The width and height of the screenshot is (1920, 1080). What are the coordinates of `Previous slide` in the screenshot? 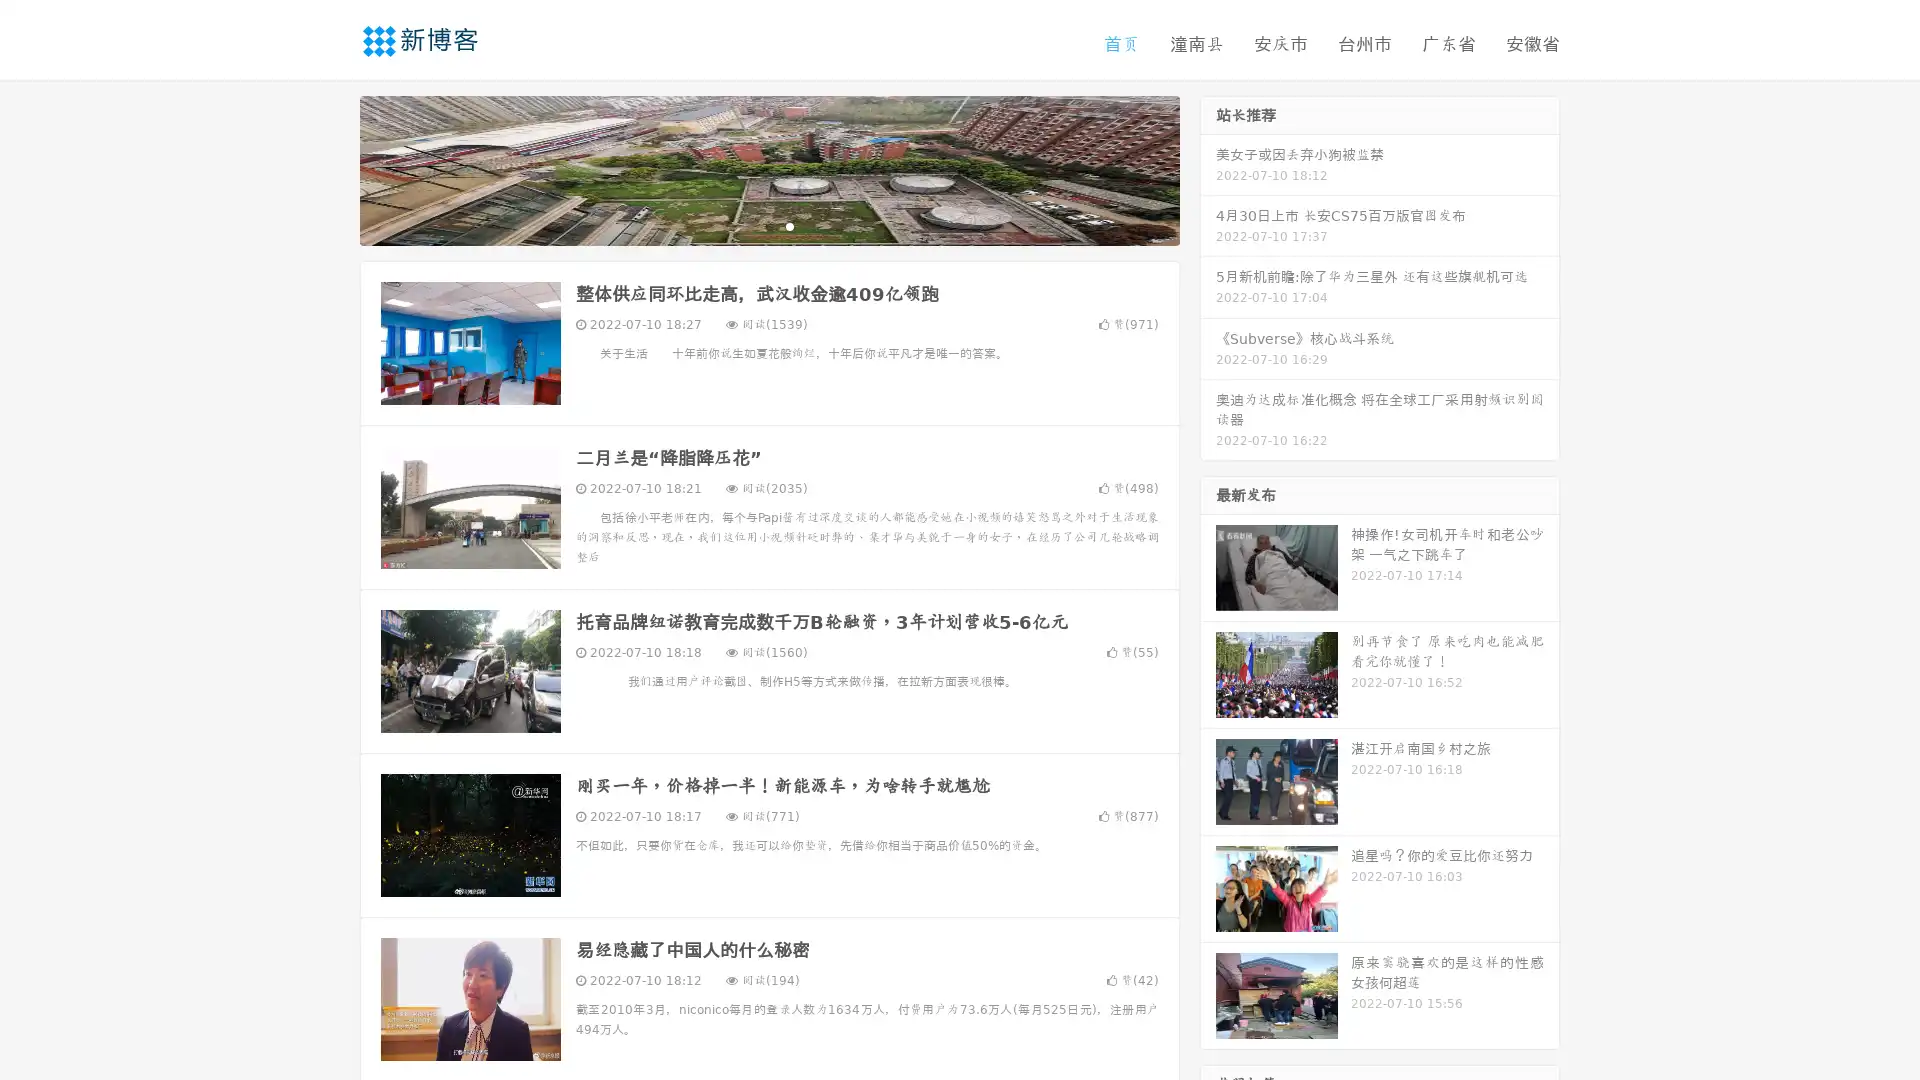 It's located at (330, 168).